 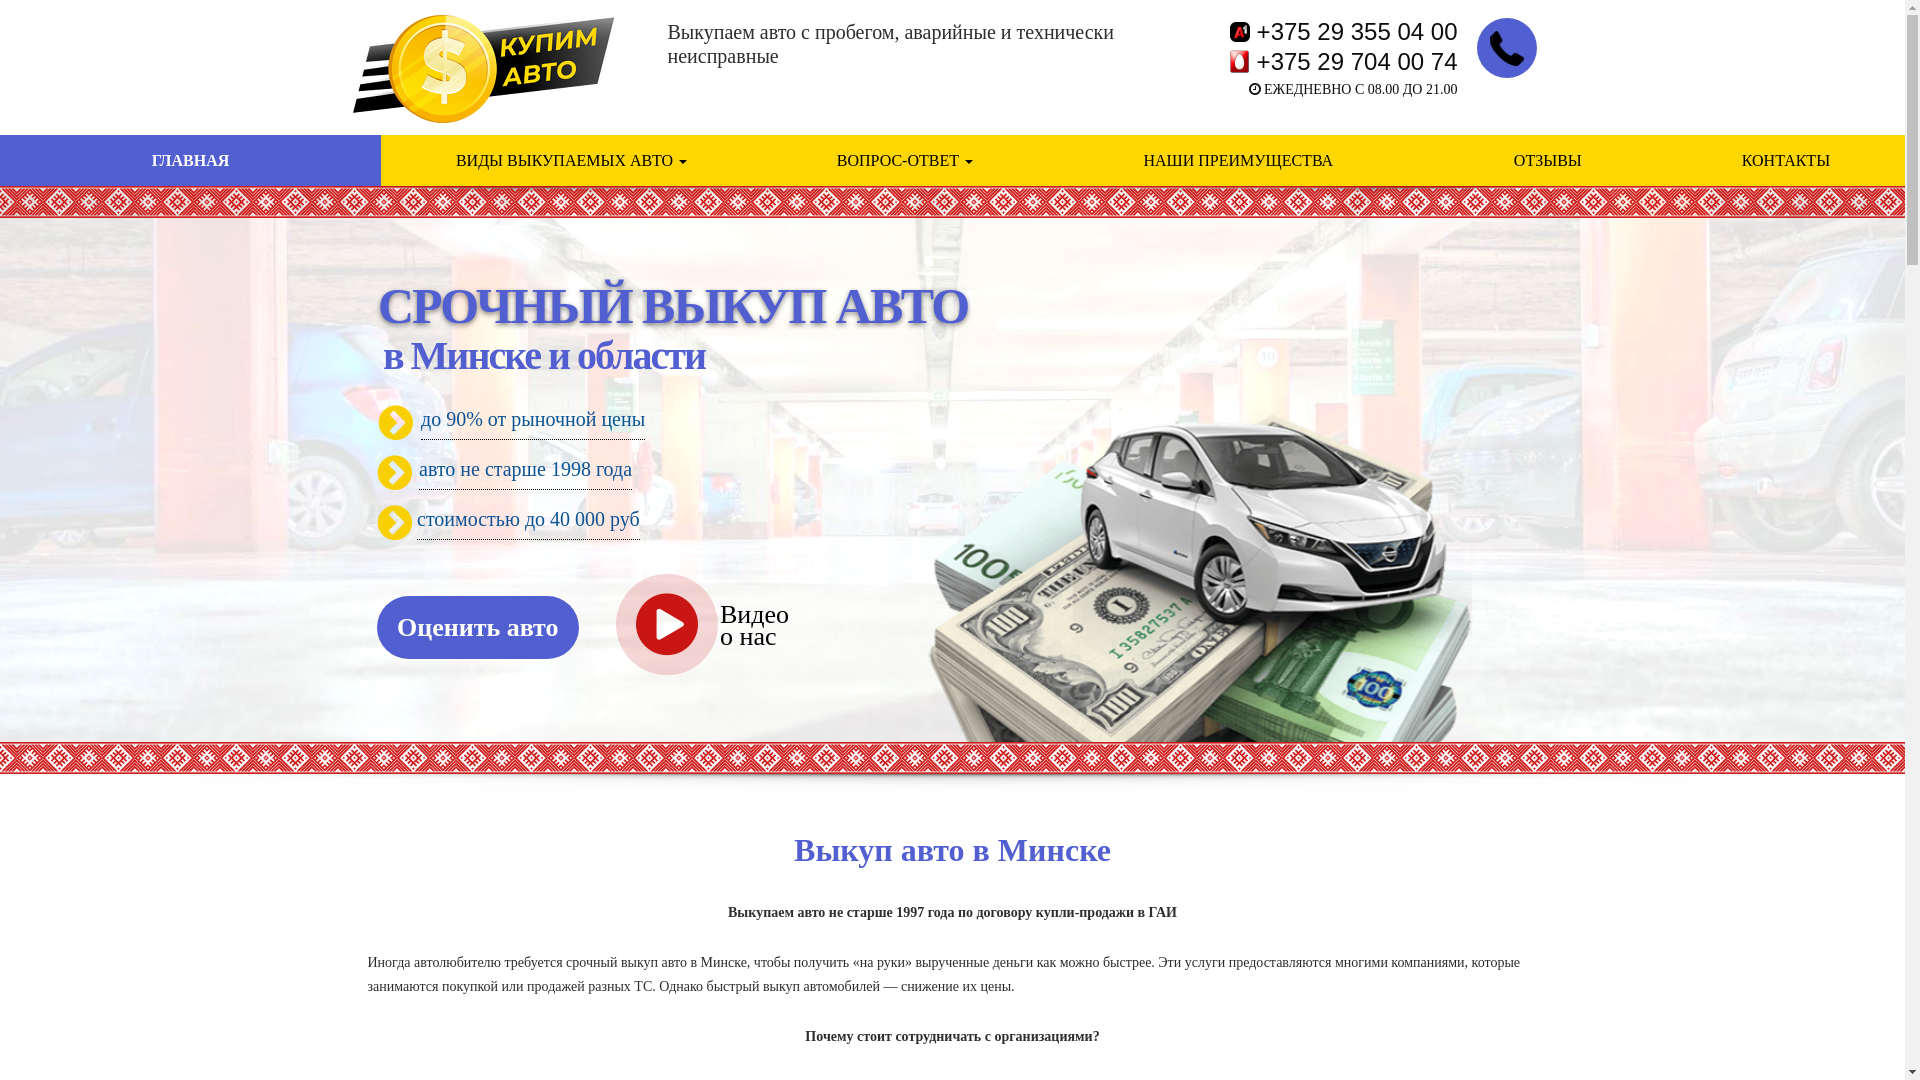 What do you see at coordinates (1344, 60) in the screenshot?
I see `'+375 29 704 00 74'` at bounding box center [1344, 60].